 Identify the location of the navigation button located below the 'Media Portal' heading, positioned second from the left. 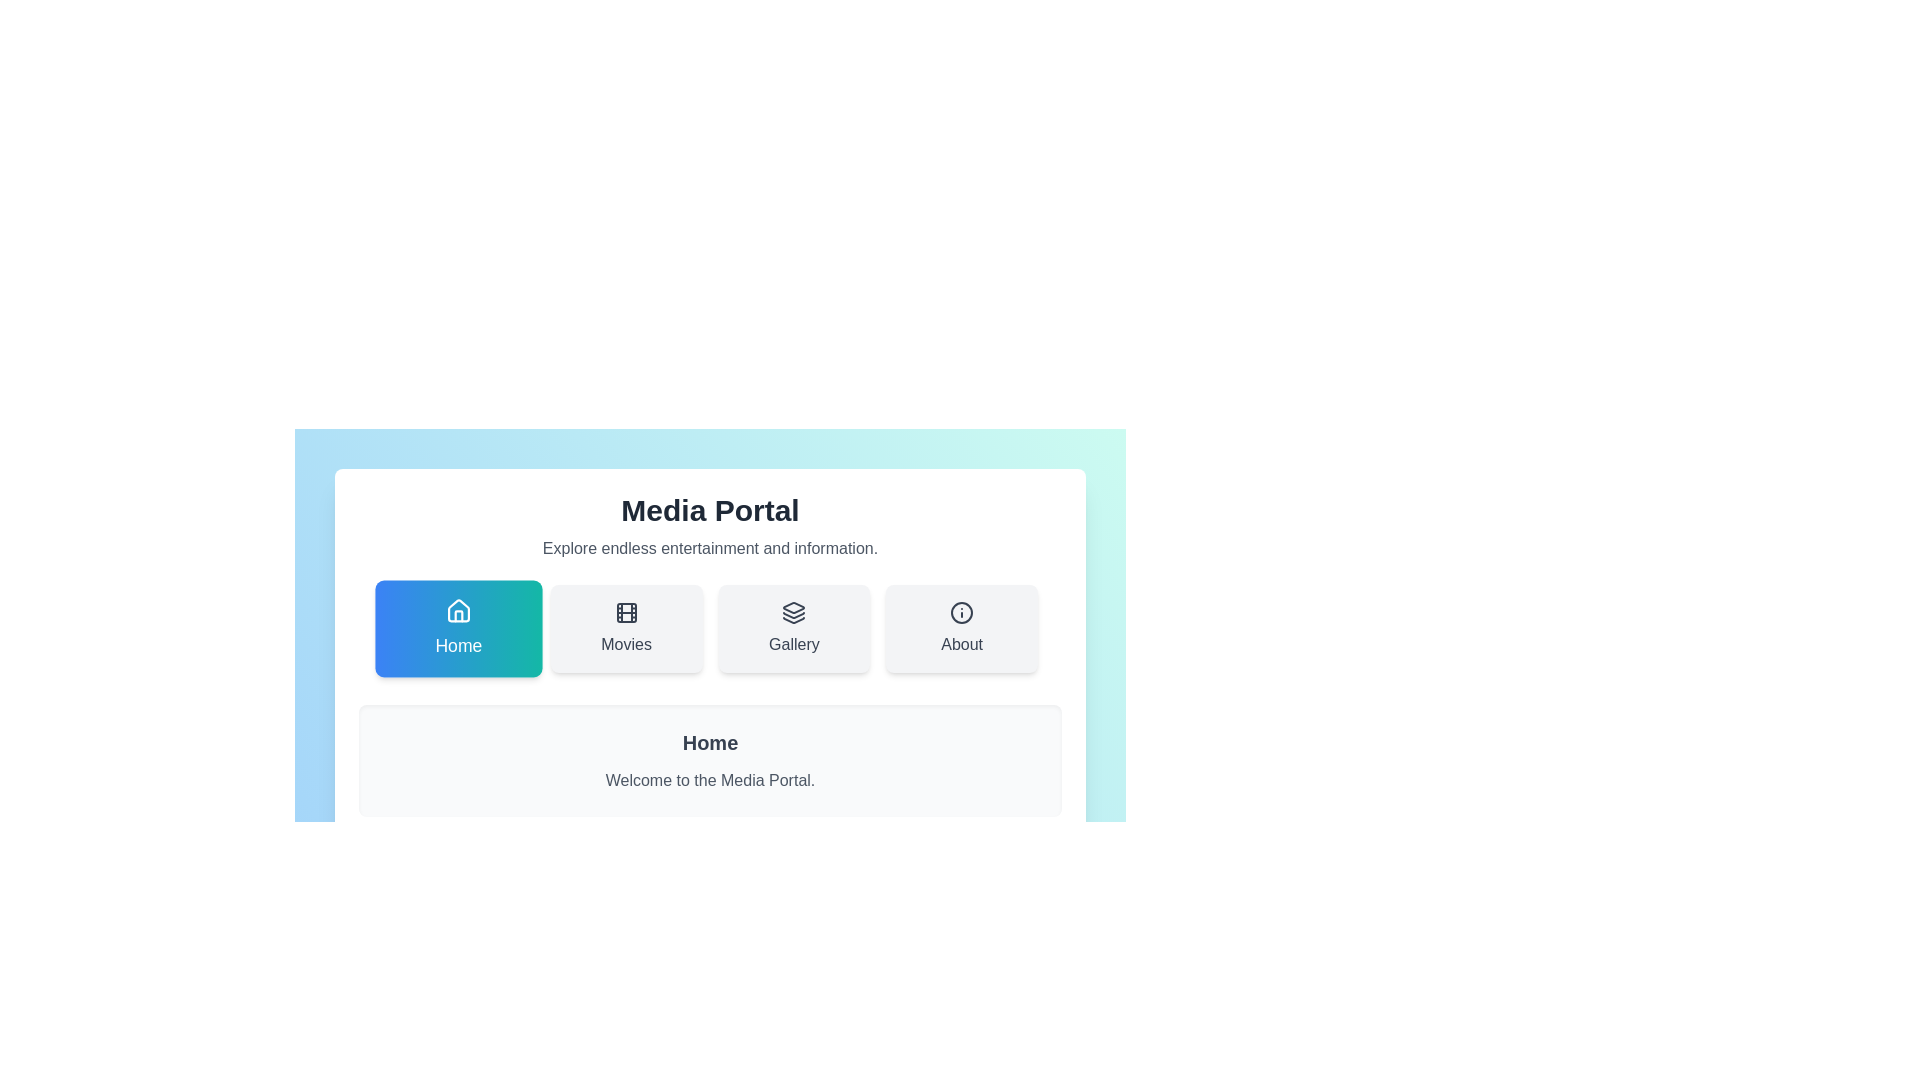
(625, 627).